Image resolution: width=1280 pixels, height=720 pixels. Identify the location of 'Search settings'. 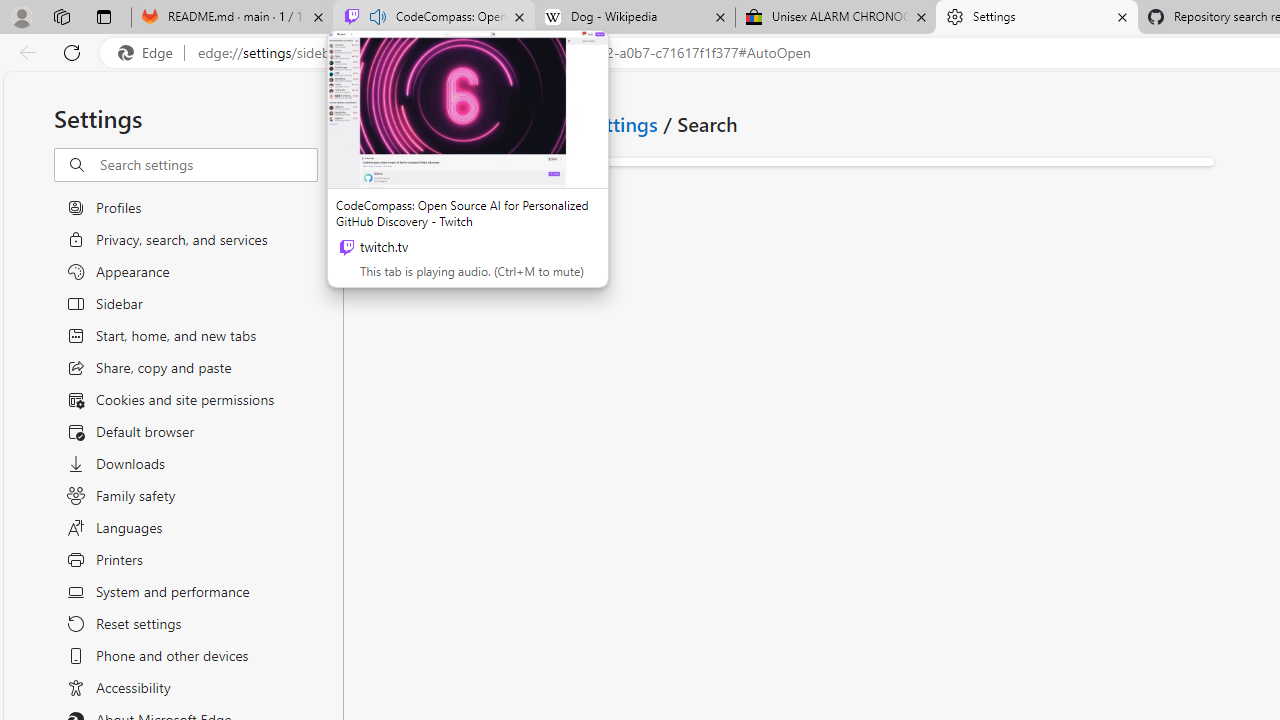
(208, 164).